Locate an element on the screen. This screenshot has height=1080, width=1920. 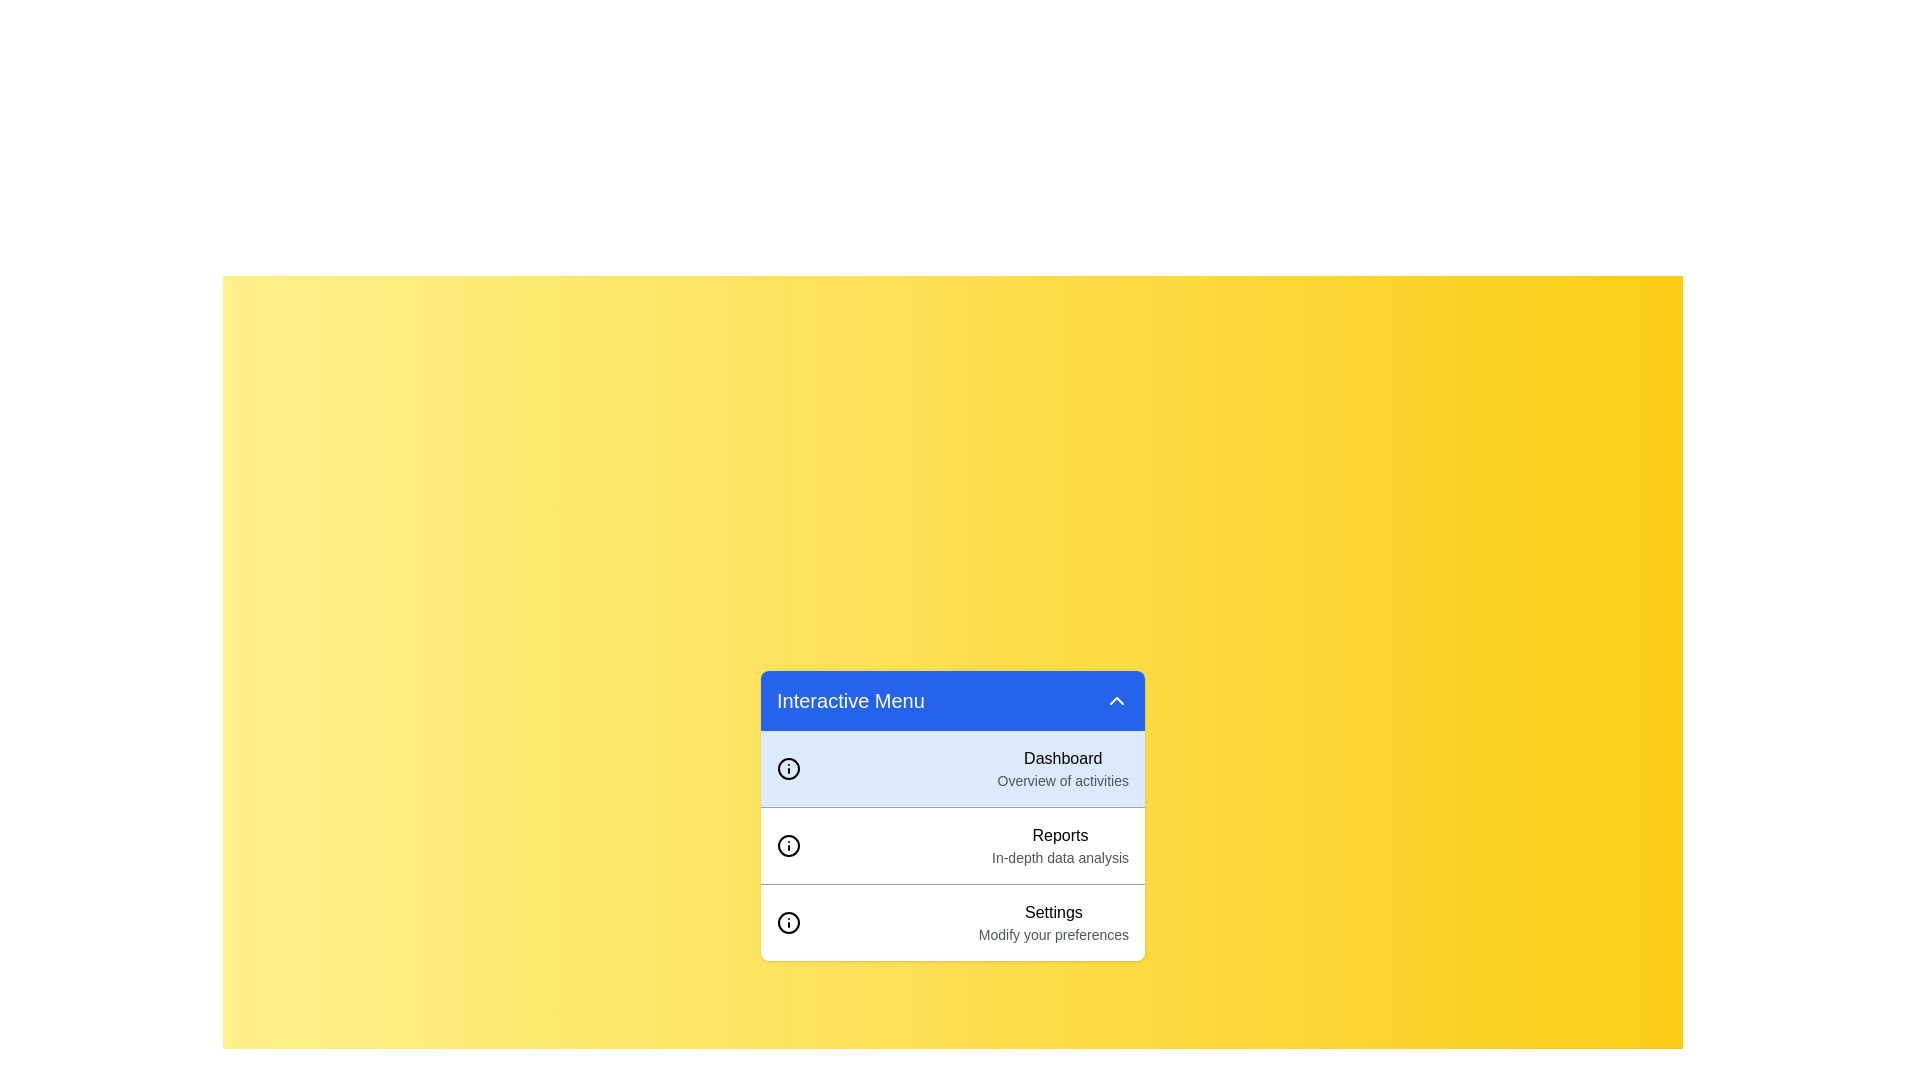
the item Reports from the list is located at coordinates (952, 845).